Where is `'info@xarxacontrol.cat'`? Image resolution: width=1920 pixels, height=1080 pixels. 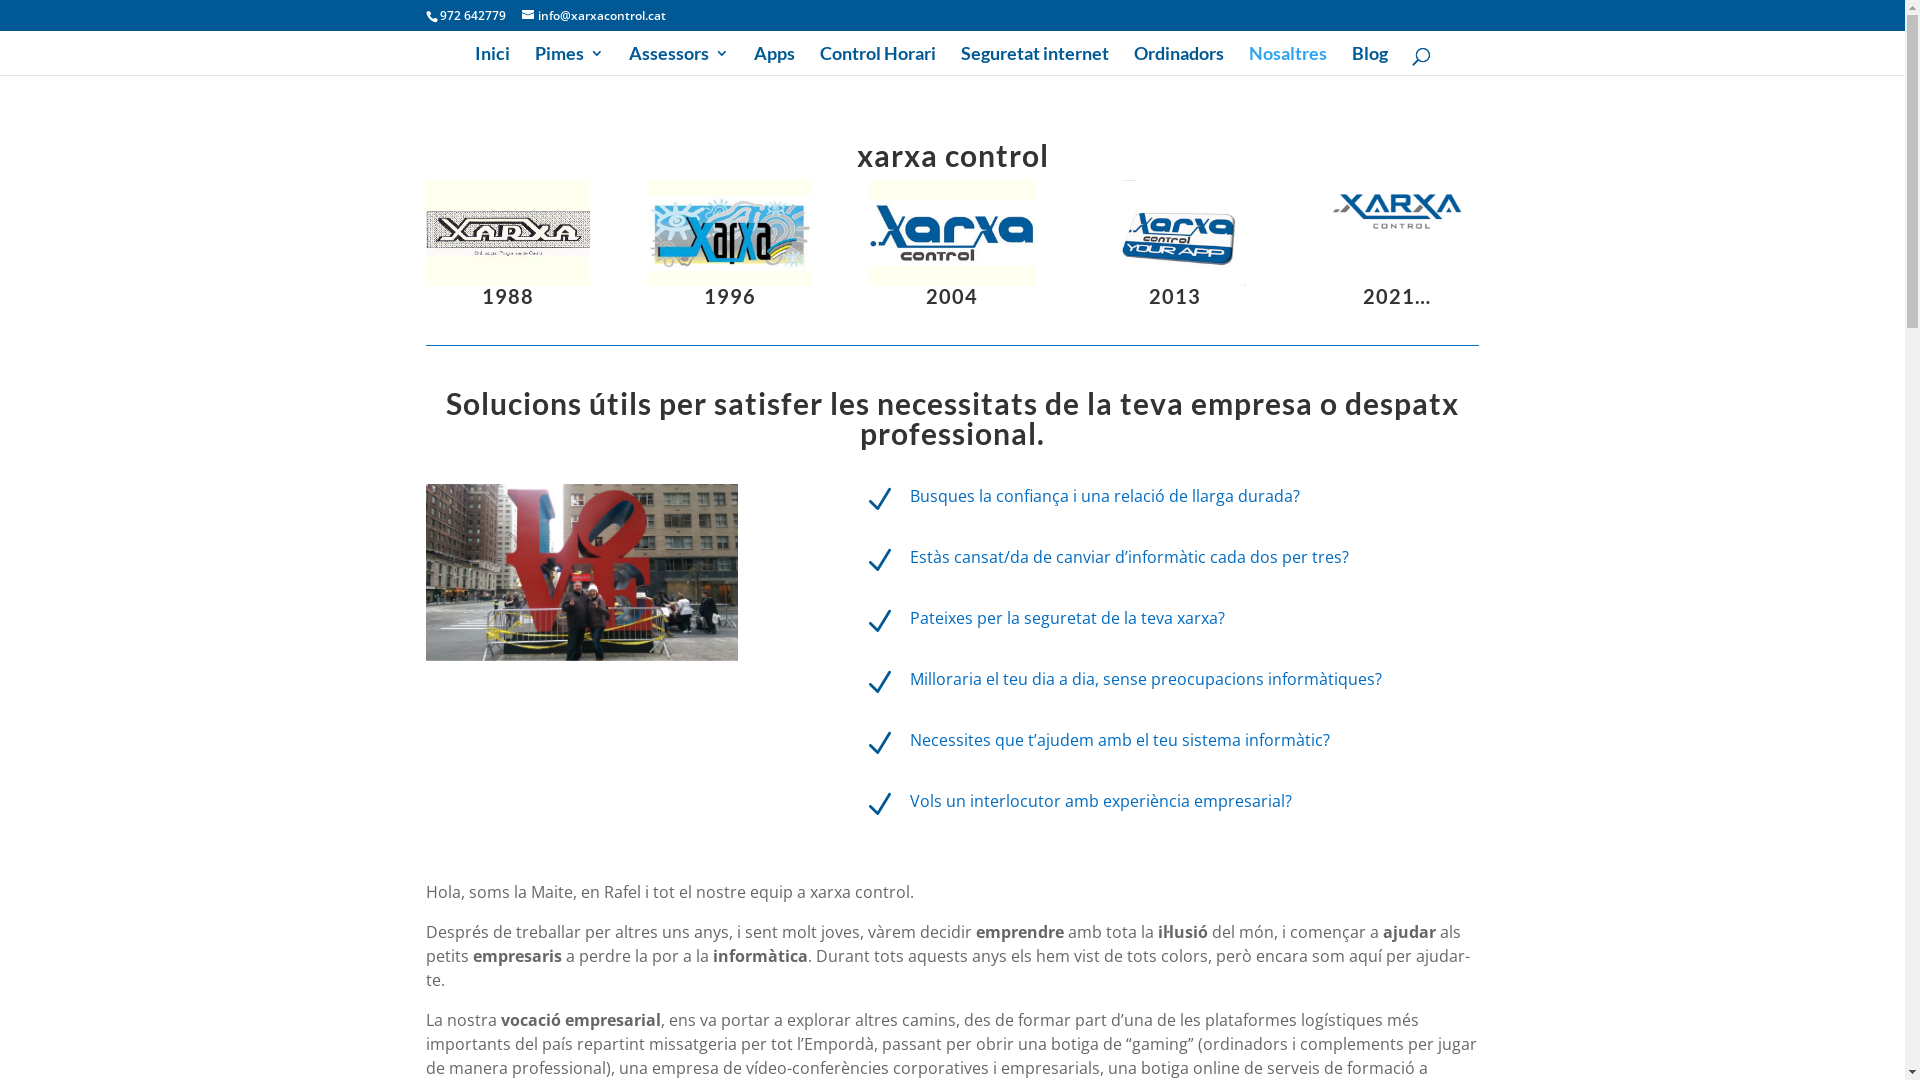
'info@xarxacontrol.cat' is located at coordinates (593, 15).